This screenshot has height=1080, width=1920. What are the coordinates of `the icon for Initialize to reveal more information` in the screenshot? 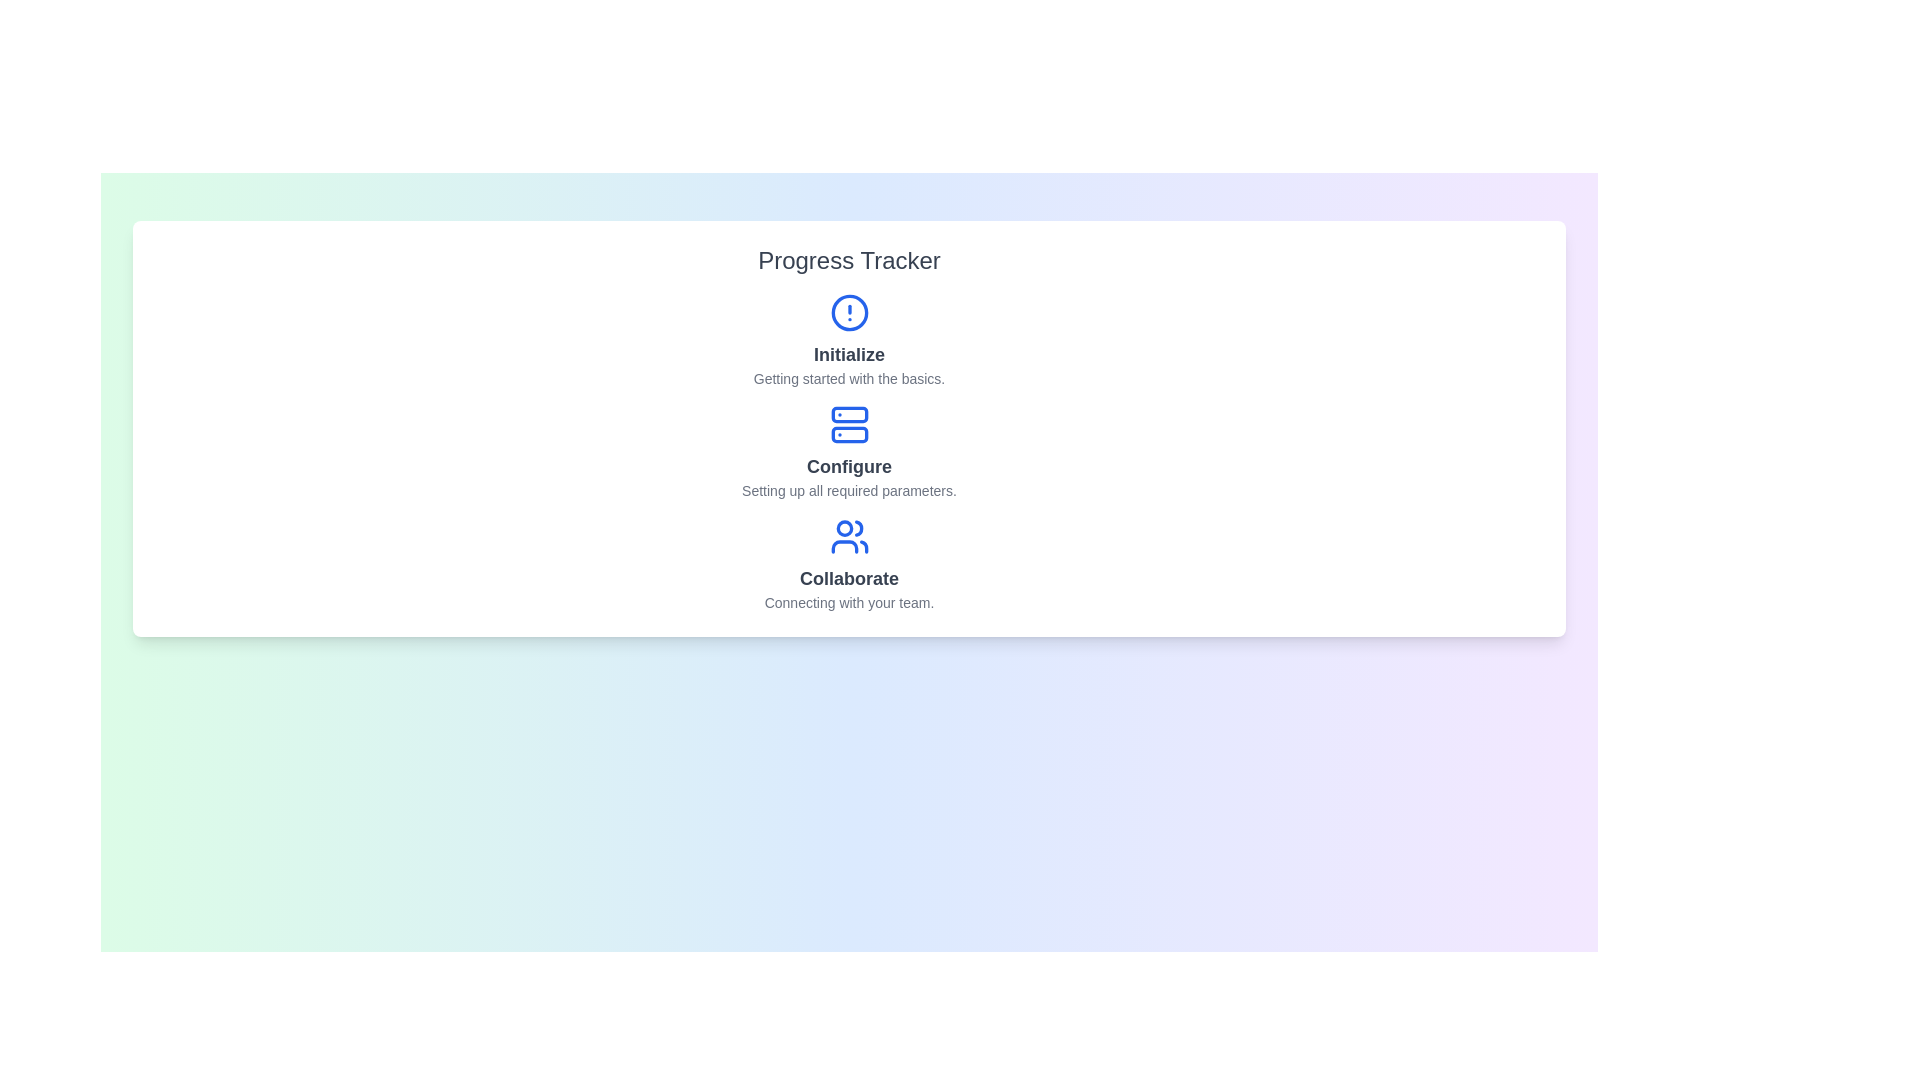 It's located at (849, 312).